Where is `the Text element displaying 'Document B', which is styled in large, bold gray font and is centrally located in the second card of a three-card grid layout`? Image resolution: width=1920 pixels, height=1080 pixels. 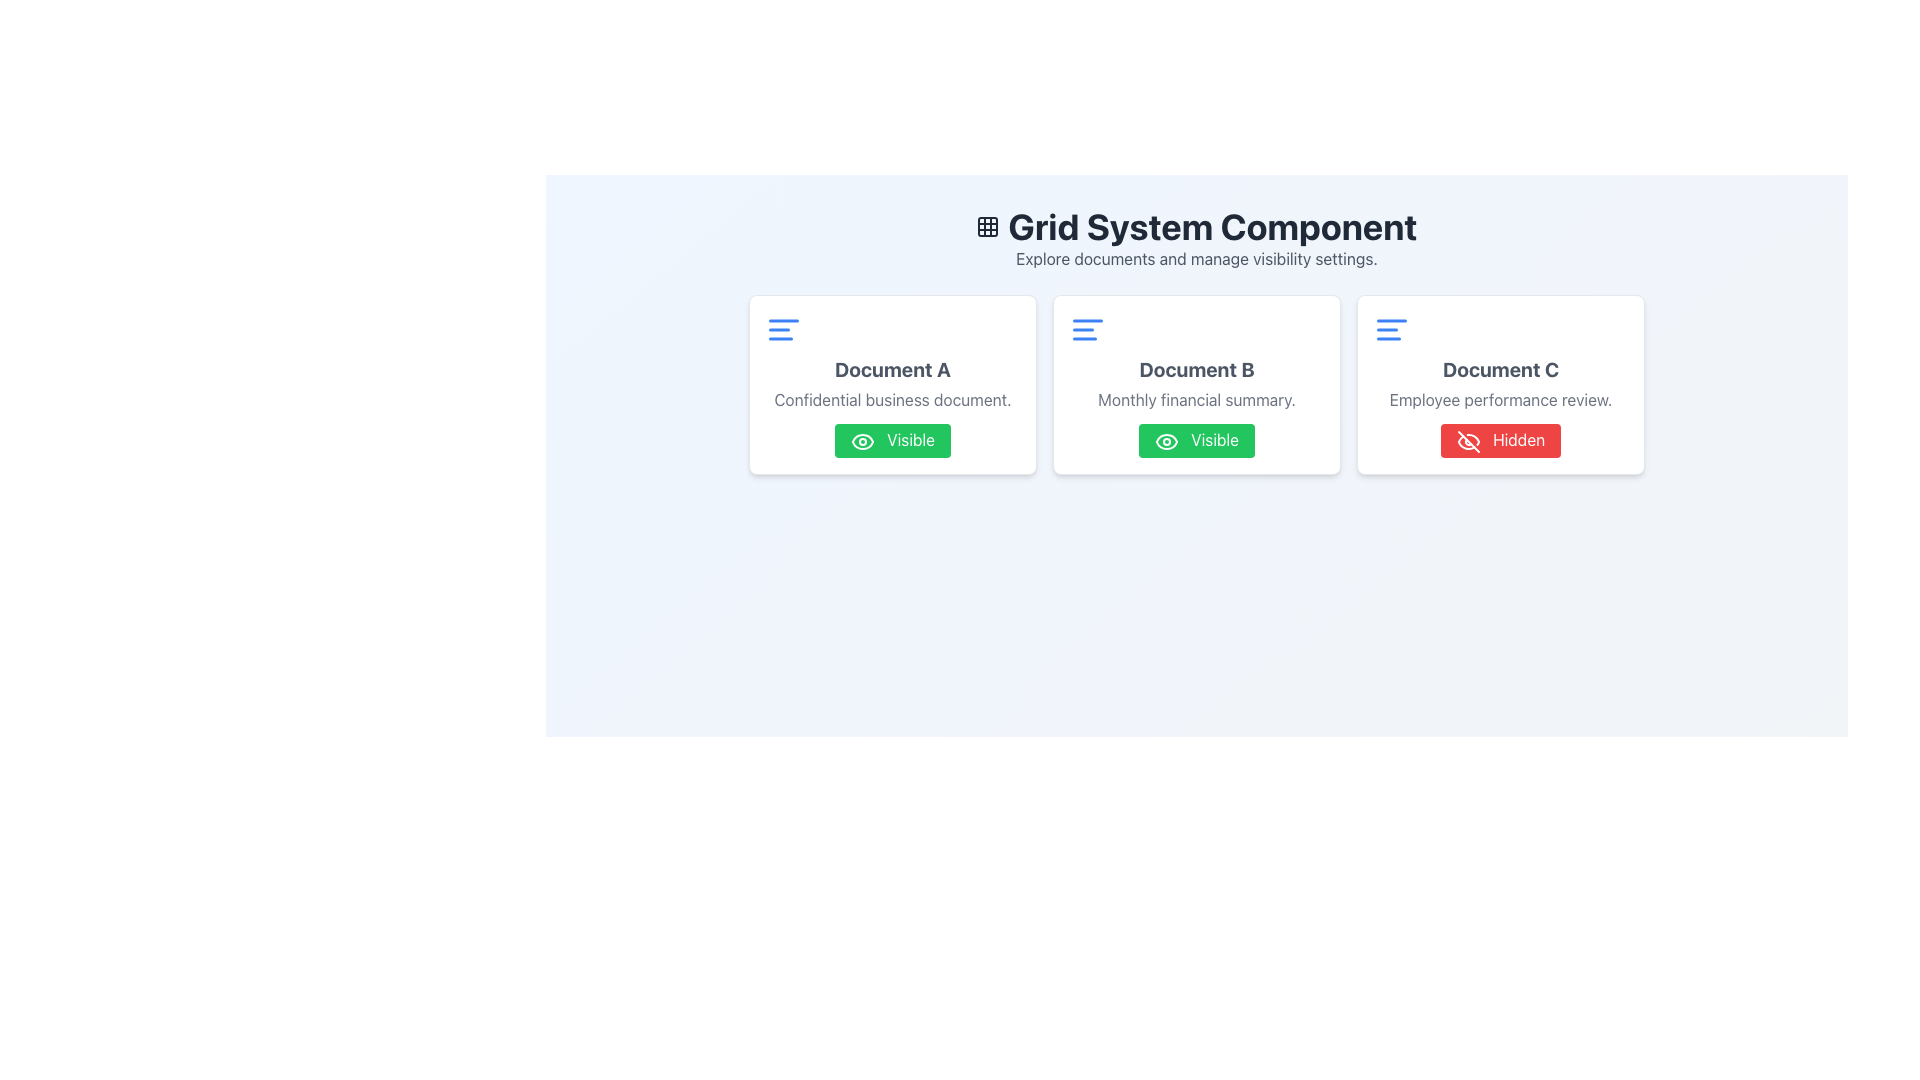 the Text element displaying 'Document B', which is styled in large, bold gray font and is centrally located in the second card of a three-card grid layout is located at coordinates (1196, 370).